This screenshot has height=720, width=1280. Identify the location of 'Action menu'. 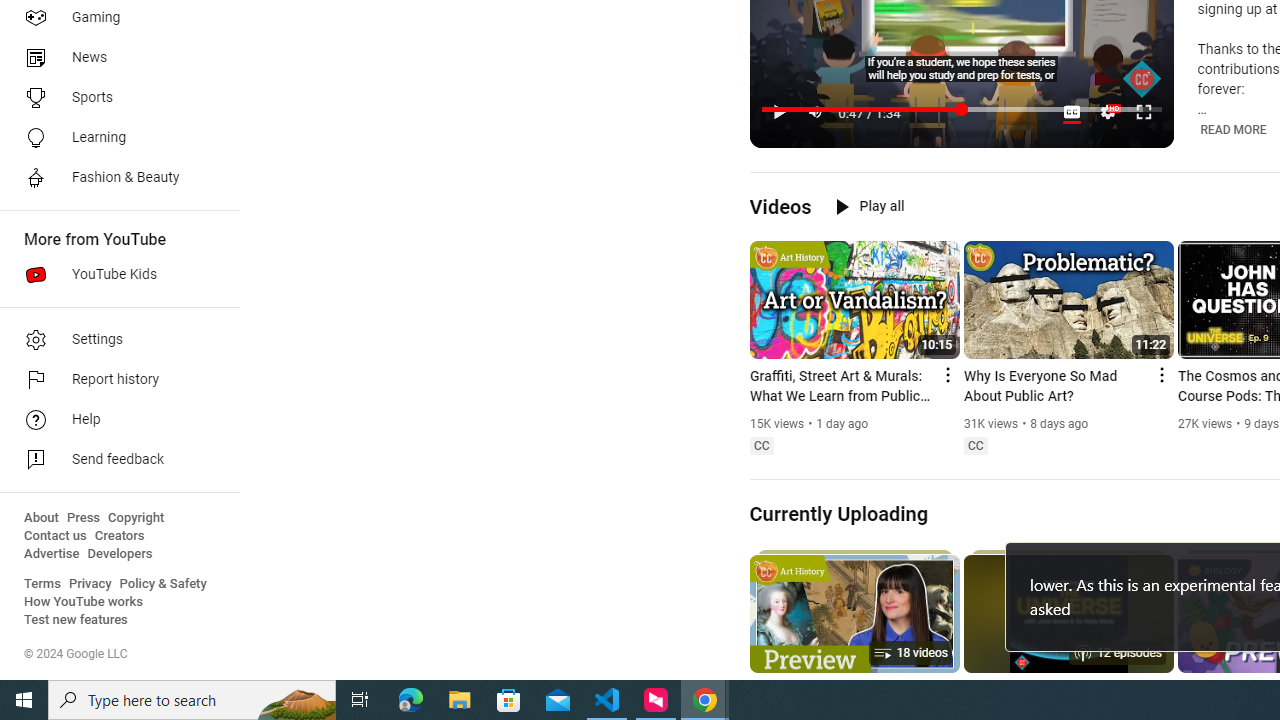
(1160, 375).